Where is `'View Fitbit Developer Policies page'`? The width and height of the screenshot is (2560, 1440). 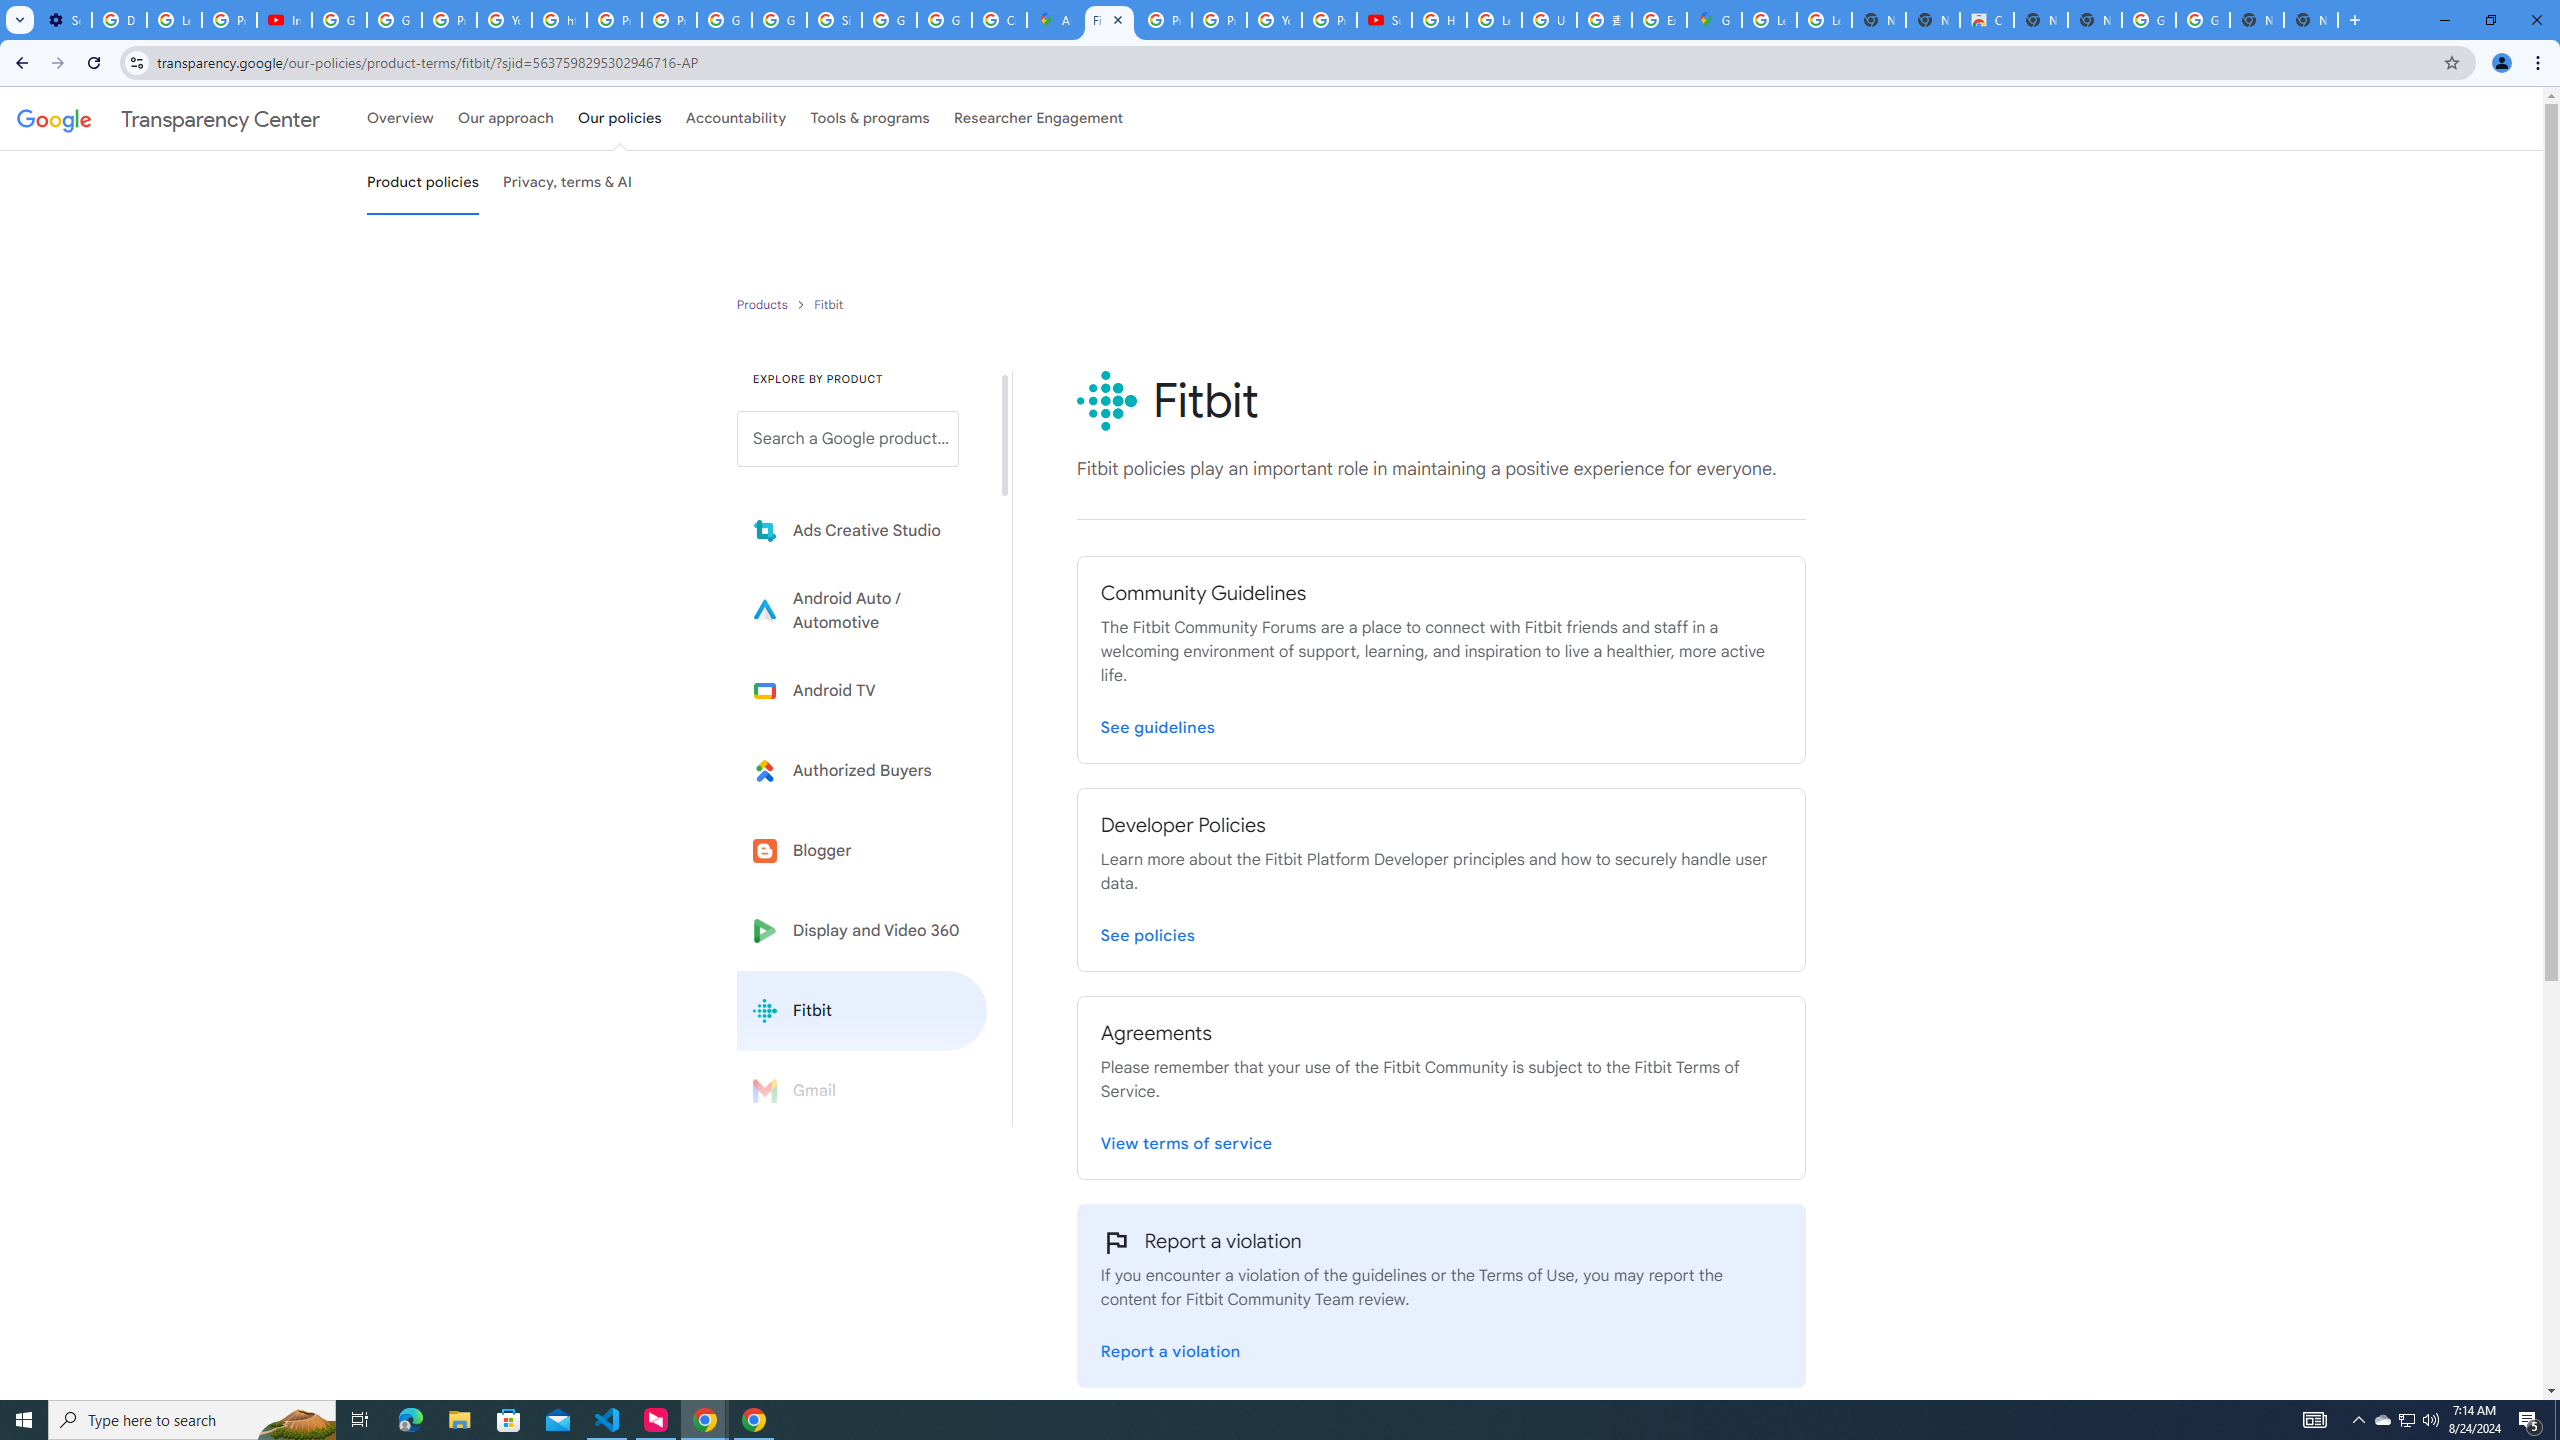 'View Fitbit Developer Policies page' is located at coordinates (1147, 931).